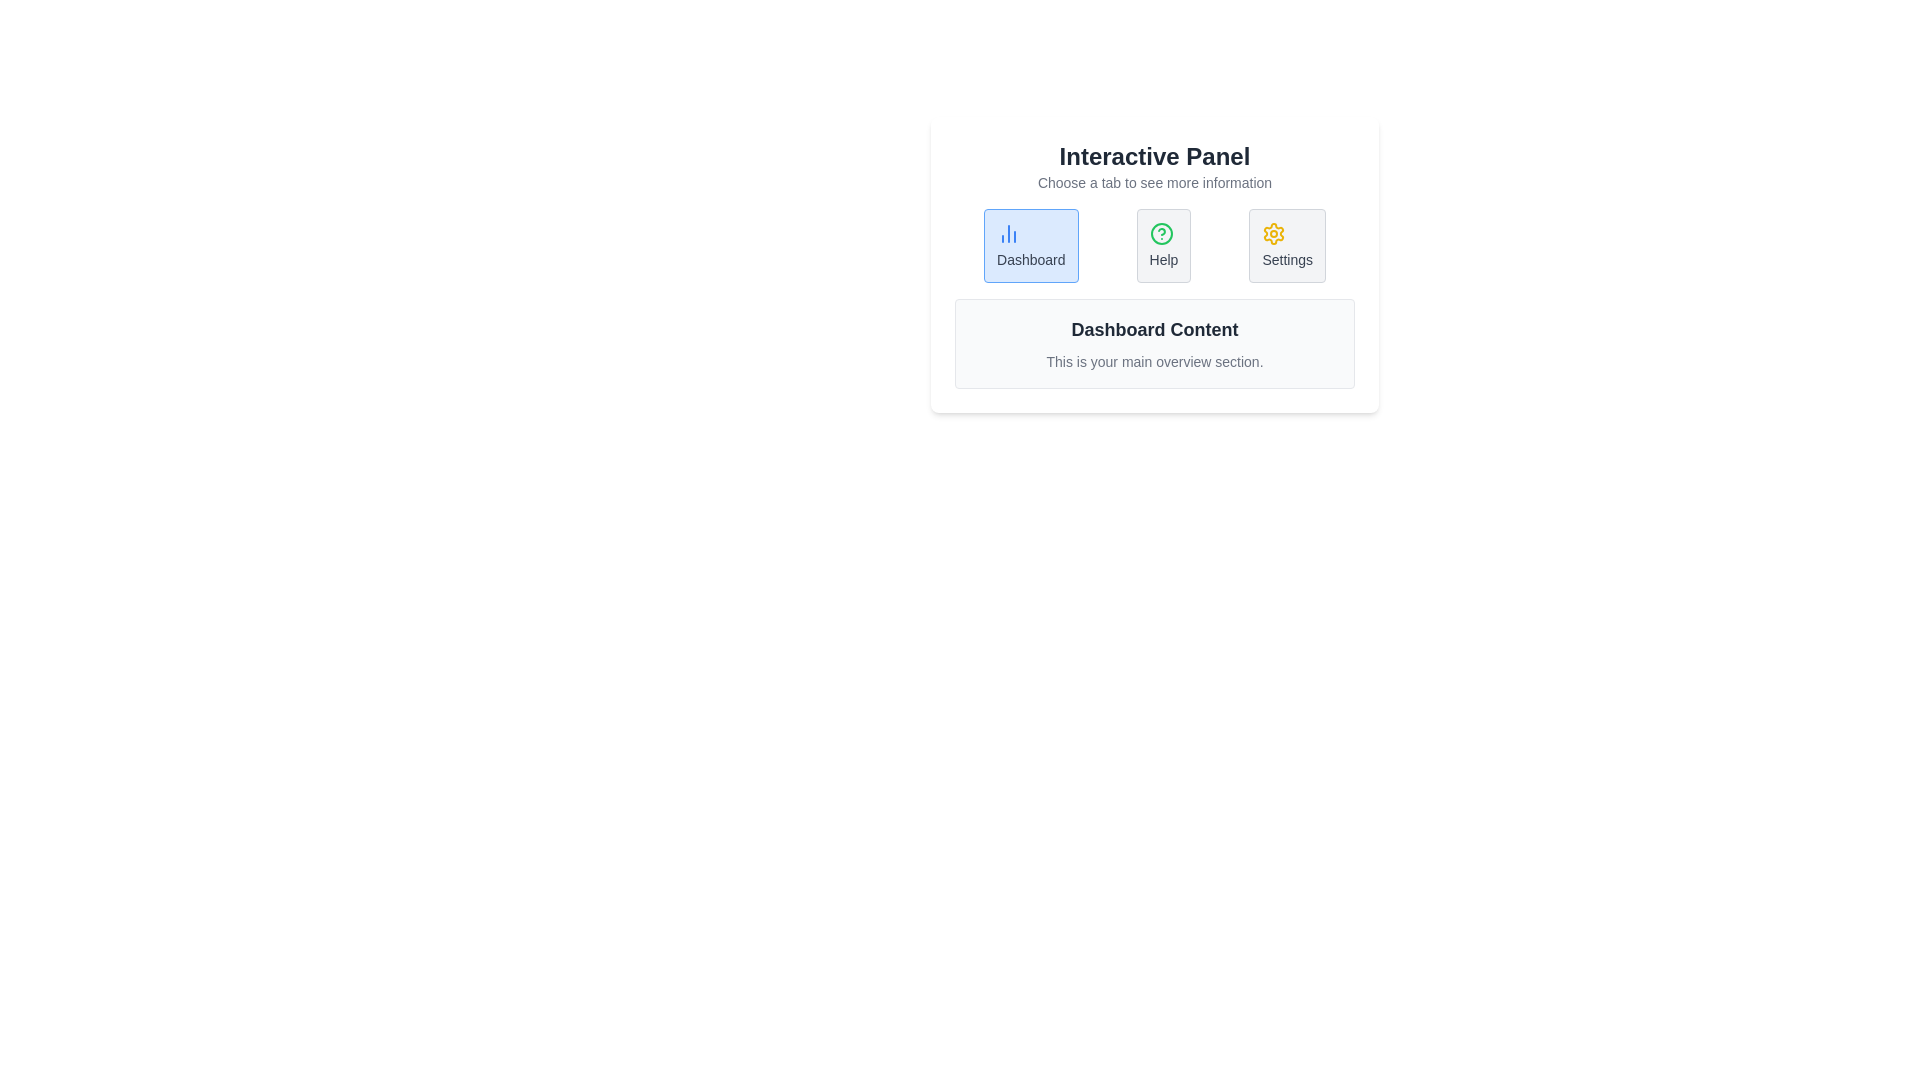 This screenshot has width=1920, height=1080. What do you see at coordinates (1161, 233) in the screenshot?
I see `the circular question mark icon styled in green, located in the 'Interactive Panel' above the 'Help' label` at bounding box center [1161, 233].